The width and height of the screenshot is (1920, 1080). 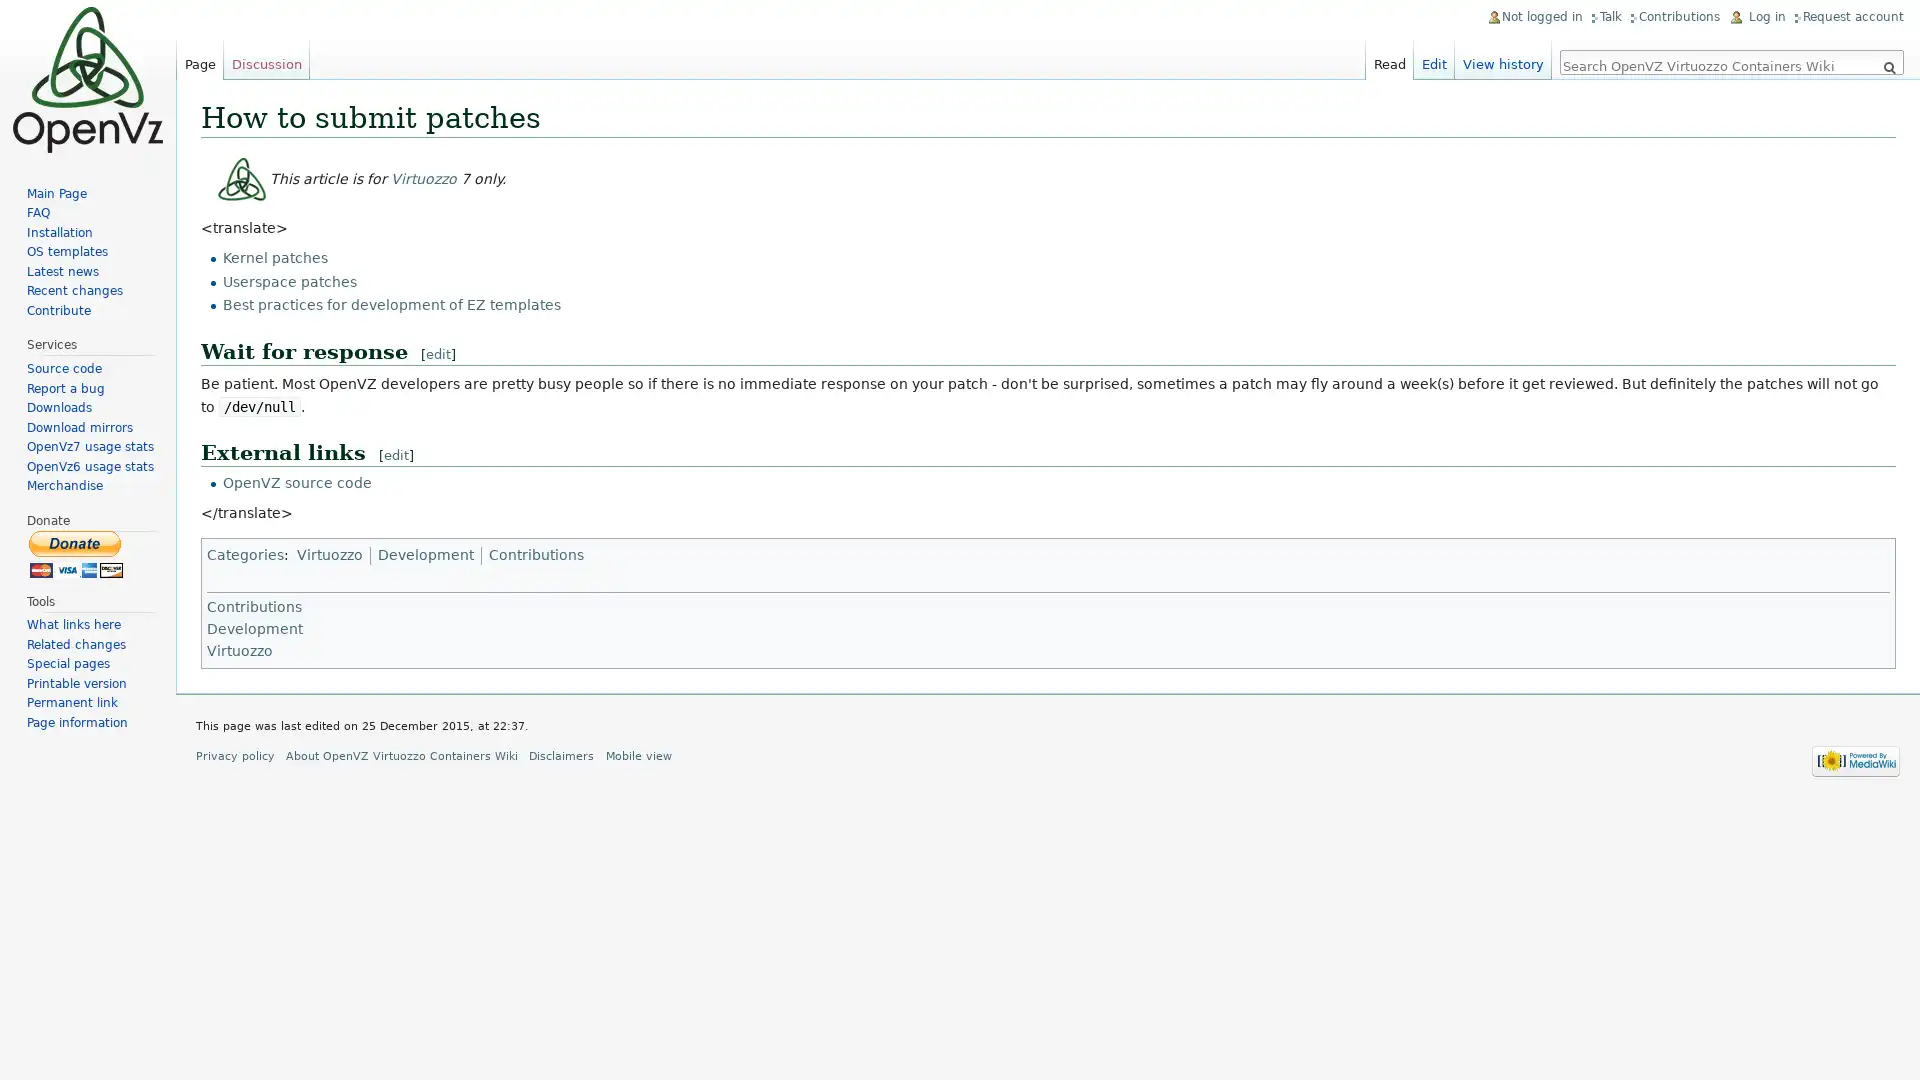 What do you see at coordinates (1888, 67) in the screenshot?
I see `Go` at bounding box center [1888, 67].